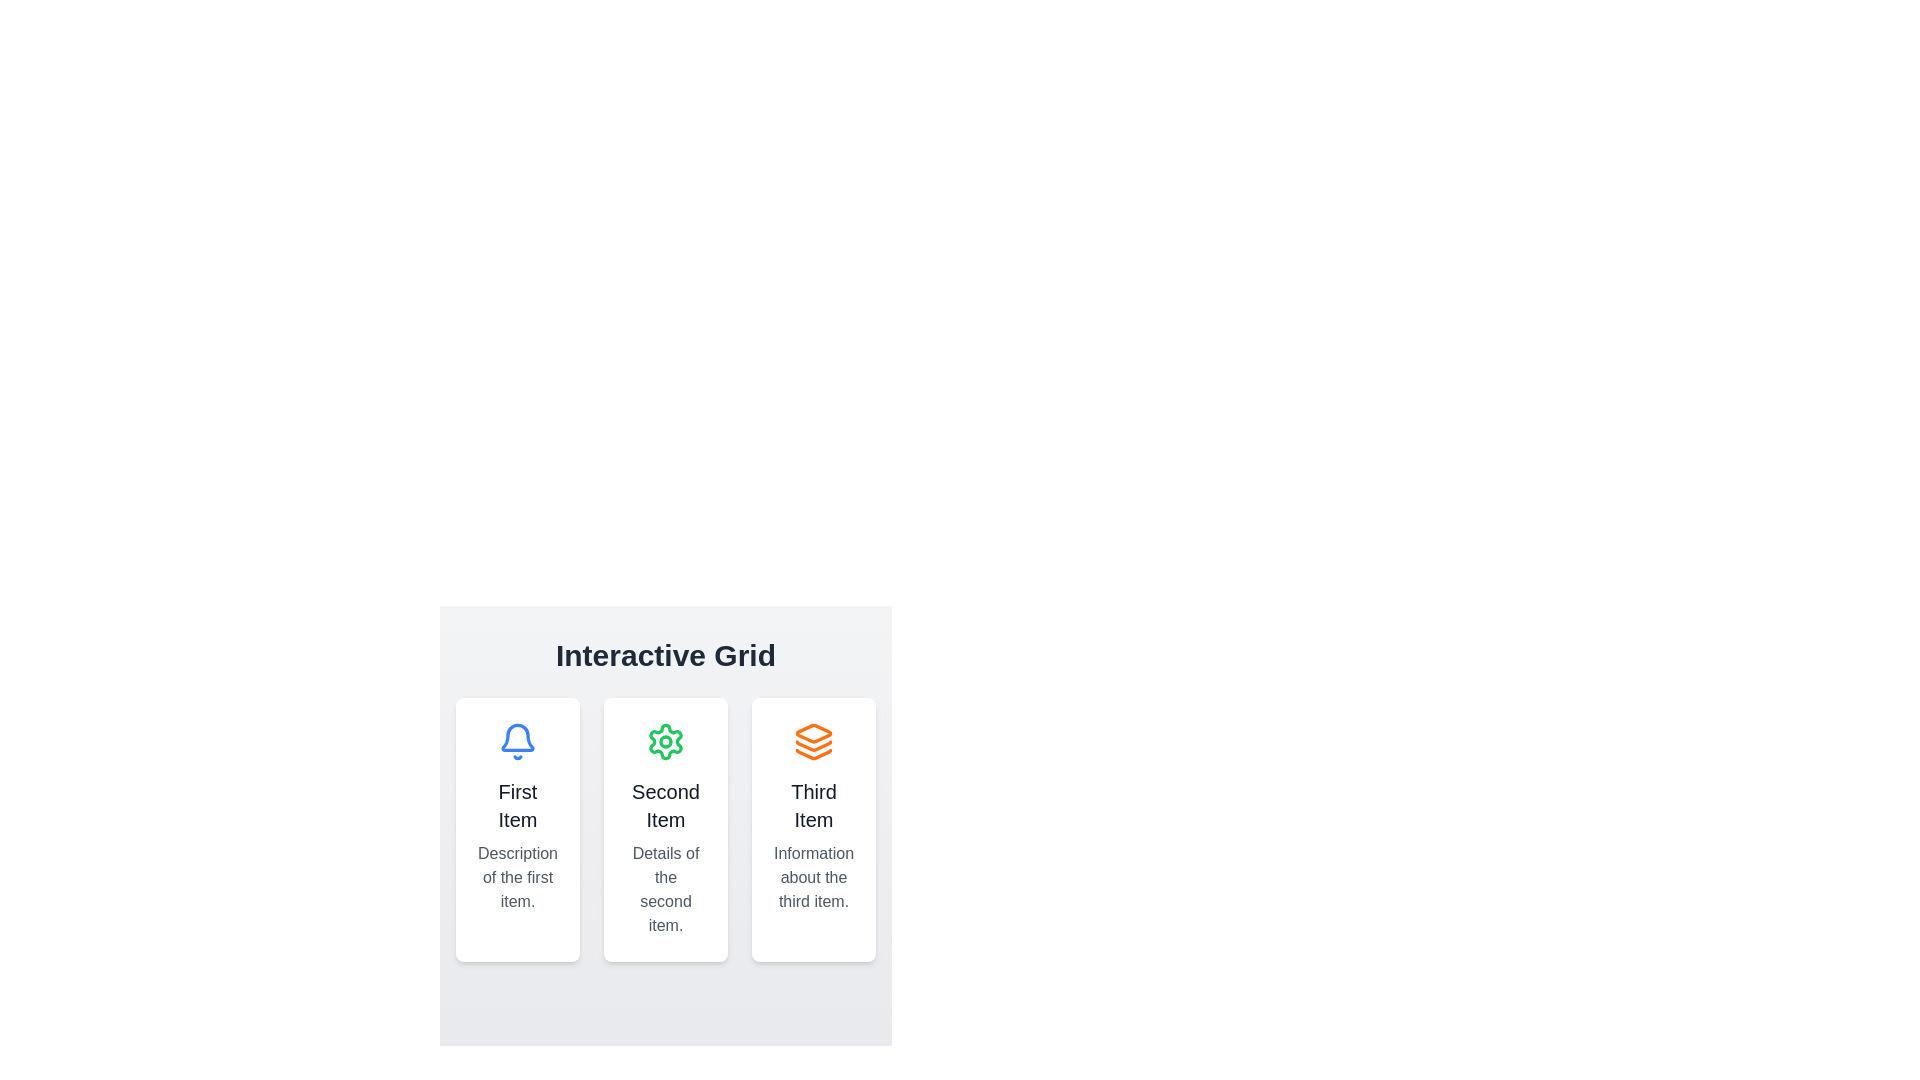  What do you see at coordinates (814, 877) in the screenshot?
I see `the informational static text field that provides details about the 'Third Item' card, located beneath the 'Third Item' text in the bottom section of the card` at bounding box center [814, 877].